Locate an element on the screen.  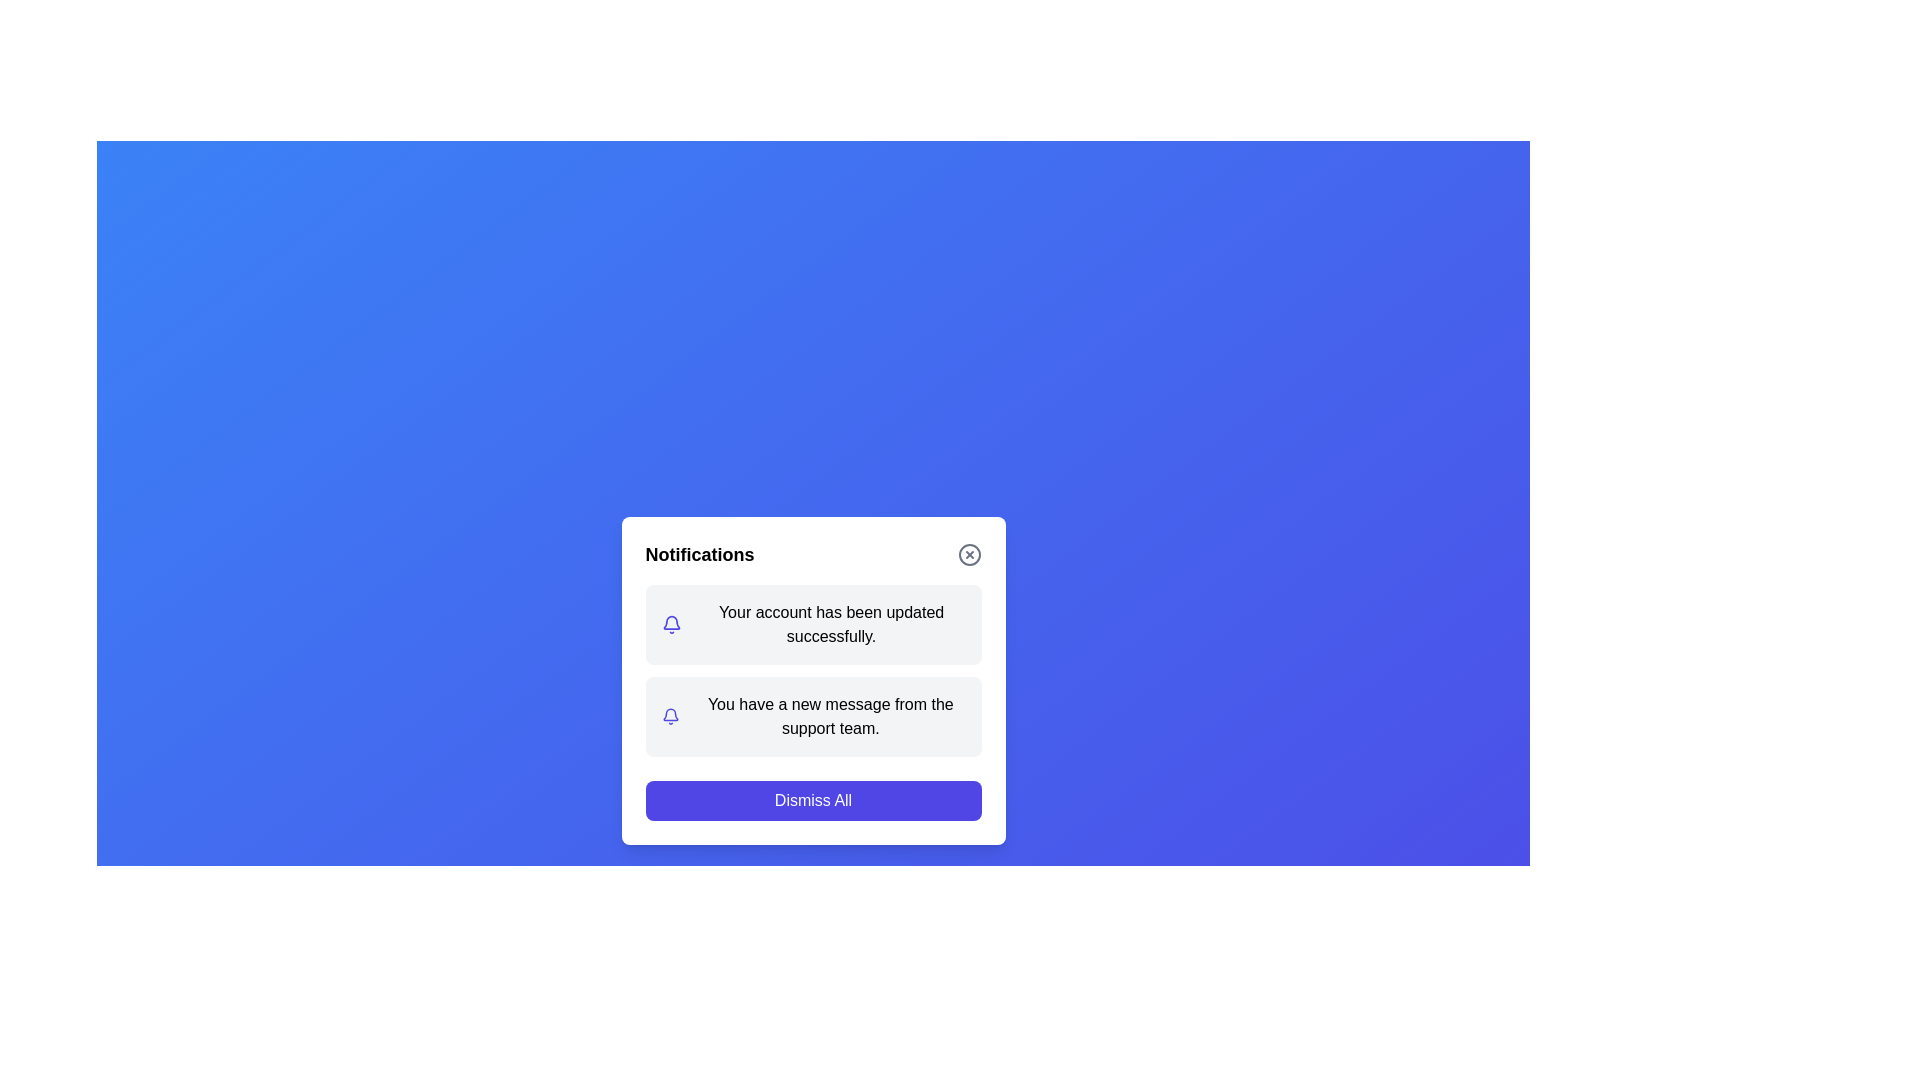
the indigo bell icon with a modern thin-line design, located to the left of the text 'Your account has been updated successfully' in the first notification entry is located at coordinates (671, 623).